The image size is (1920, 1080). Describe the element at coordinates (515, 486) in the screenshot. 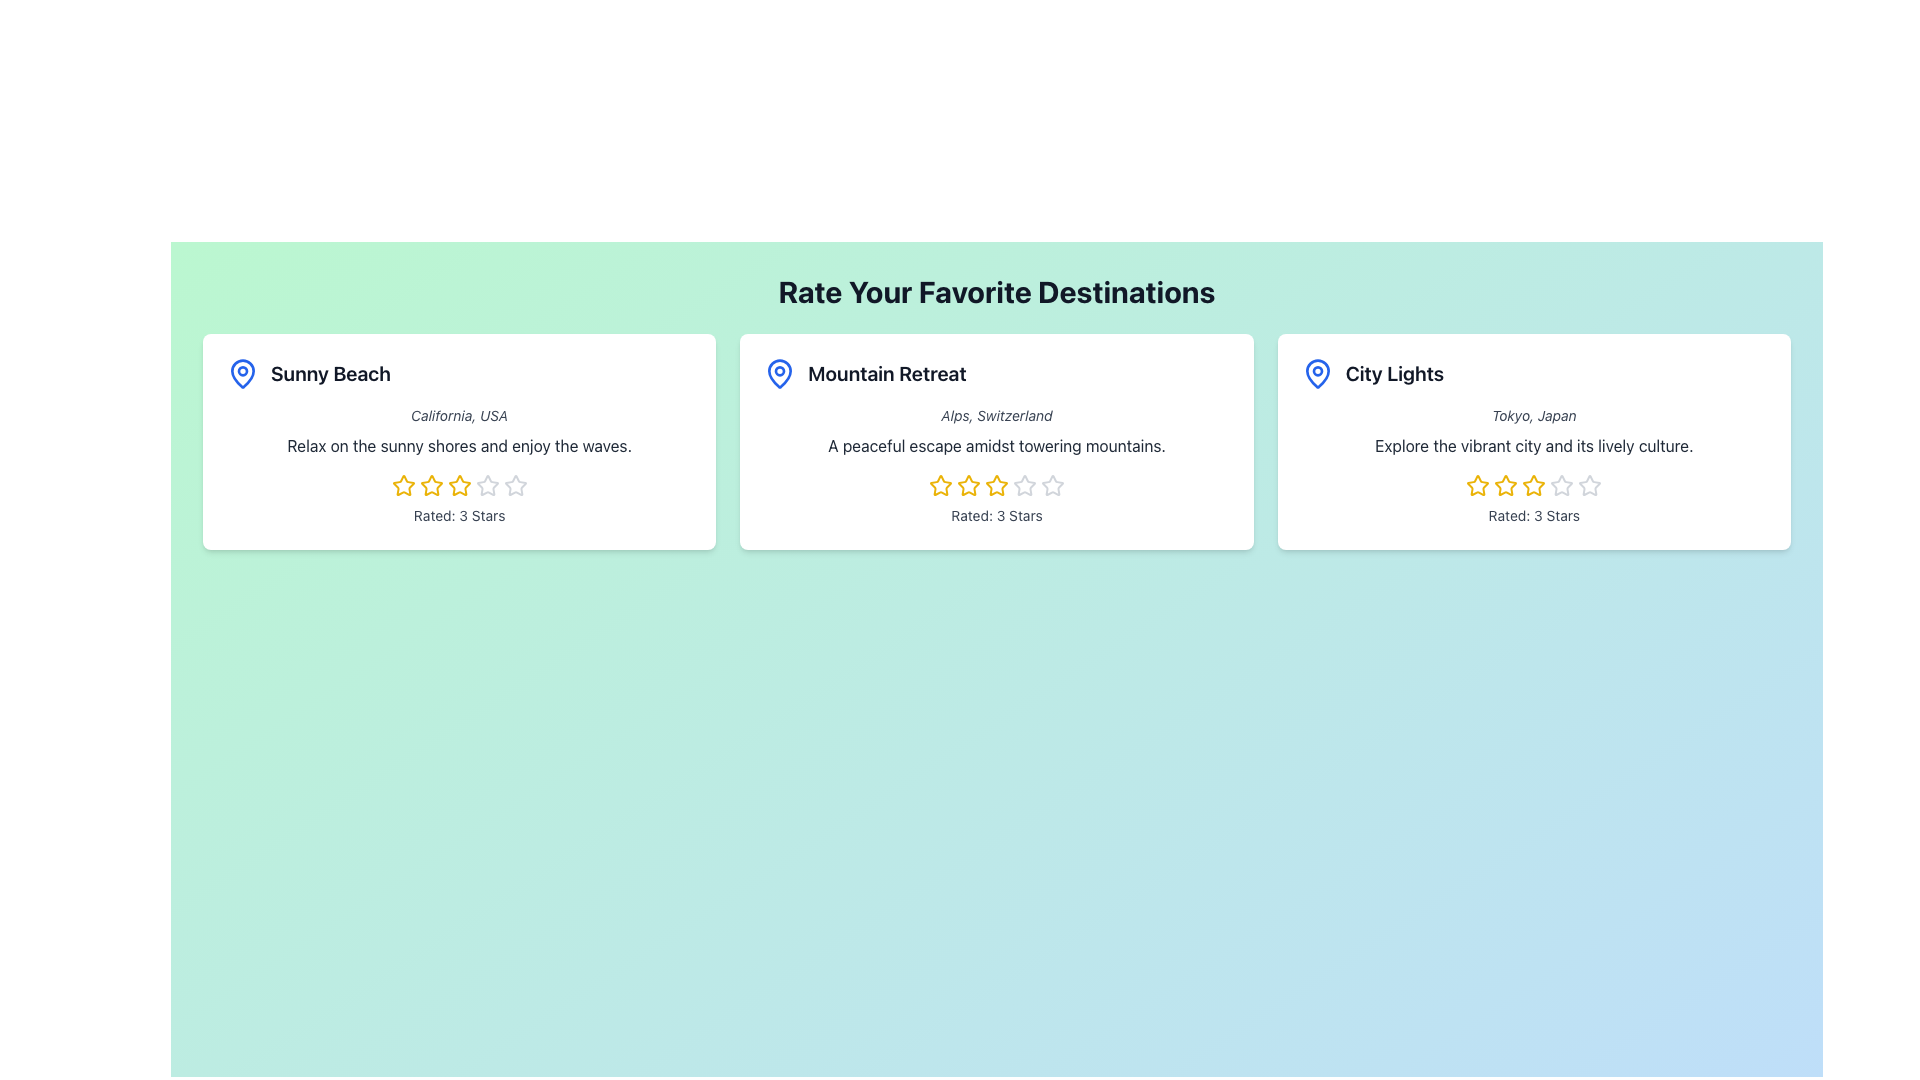

I see `the fifth interactive star icon used for rating below the 'Sunny Beach' title to rate it` at that location.